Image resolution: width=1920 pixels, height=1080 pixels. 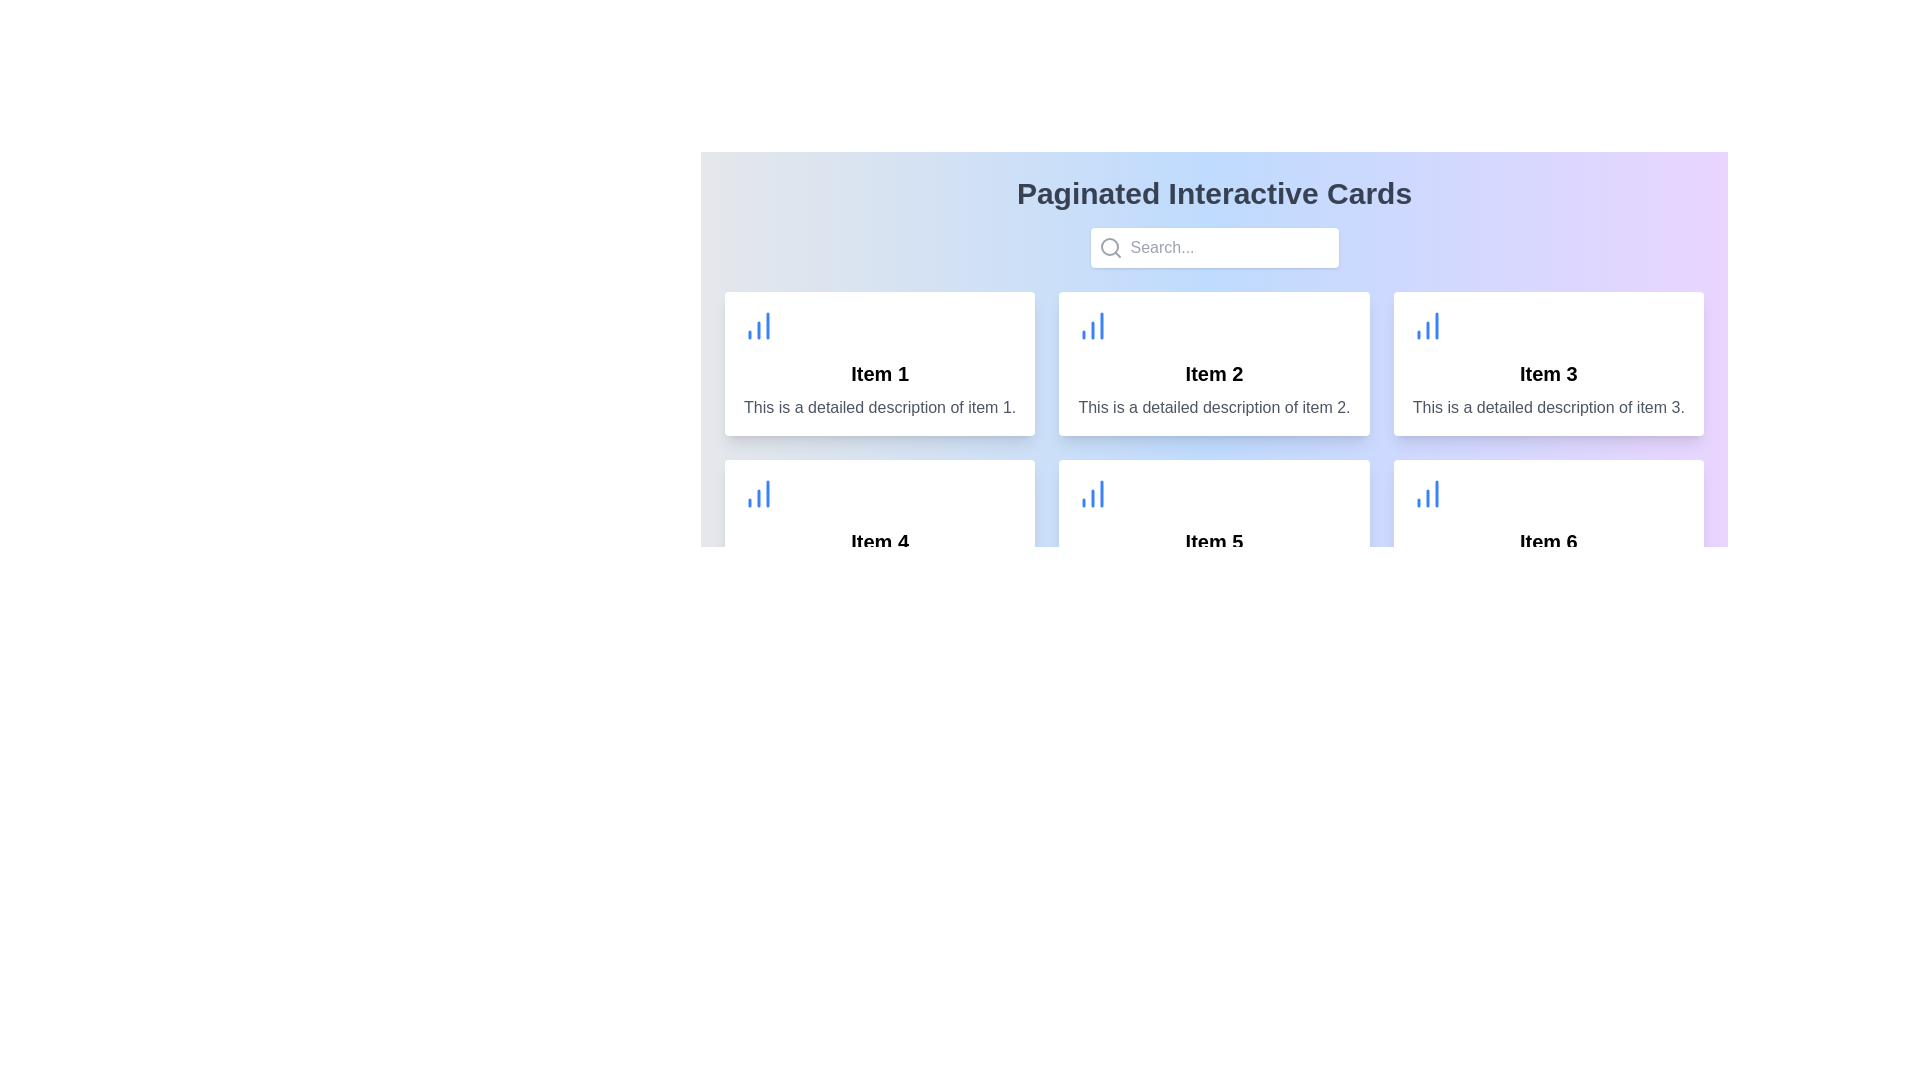 What do you see at coordinates (1092, 493) in the screenshot?
I see `the vertical bar chart icon with three blue bars located at the top-left corner of the card labeled 'Item 5'` at bounding box center [1092, 493].